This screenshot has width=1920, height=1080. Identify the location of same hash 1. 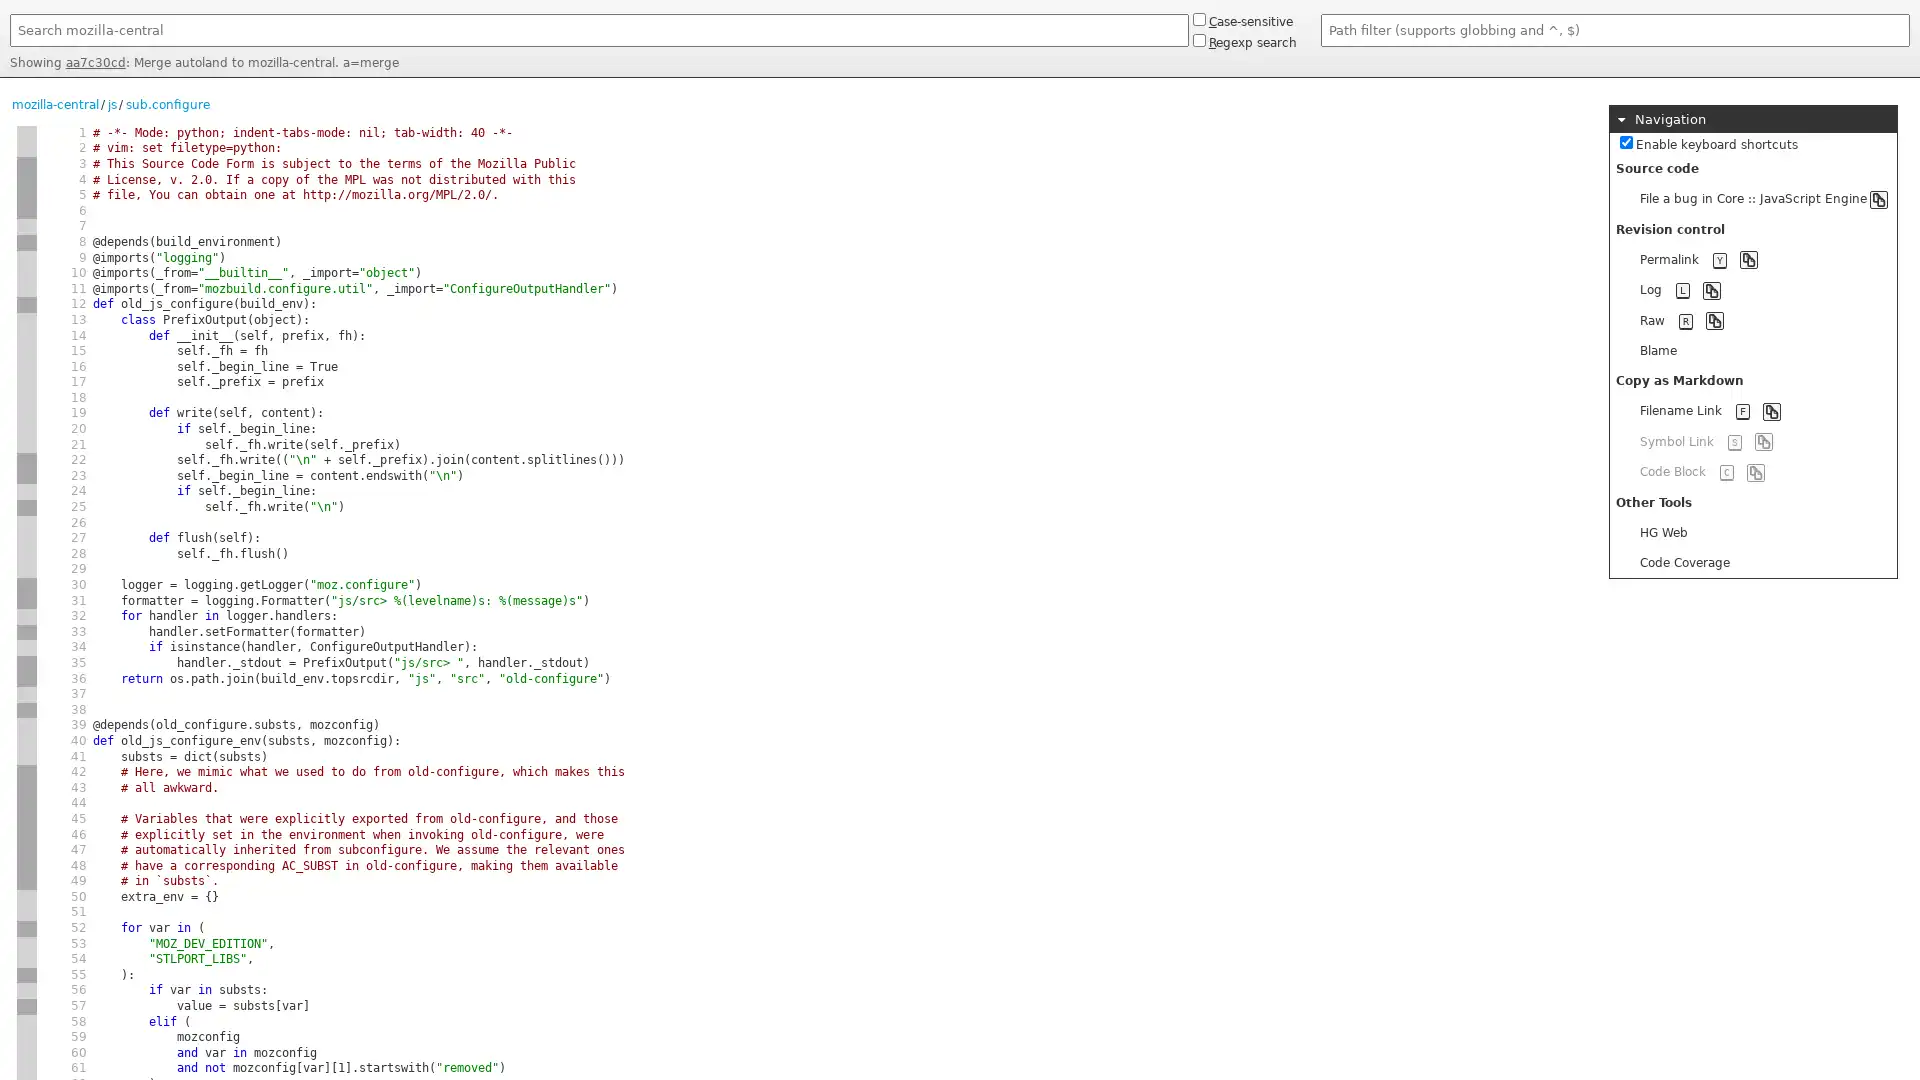
(27, 147).